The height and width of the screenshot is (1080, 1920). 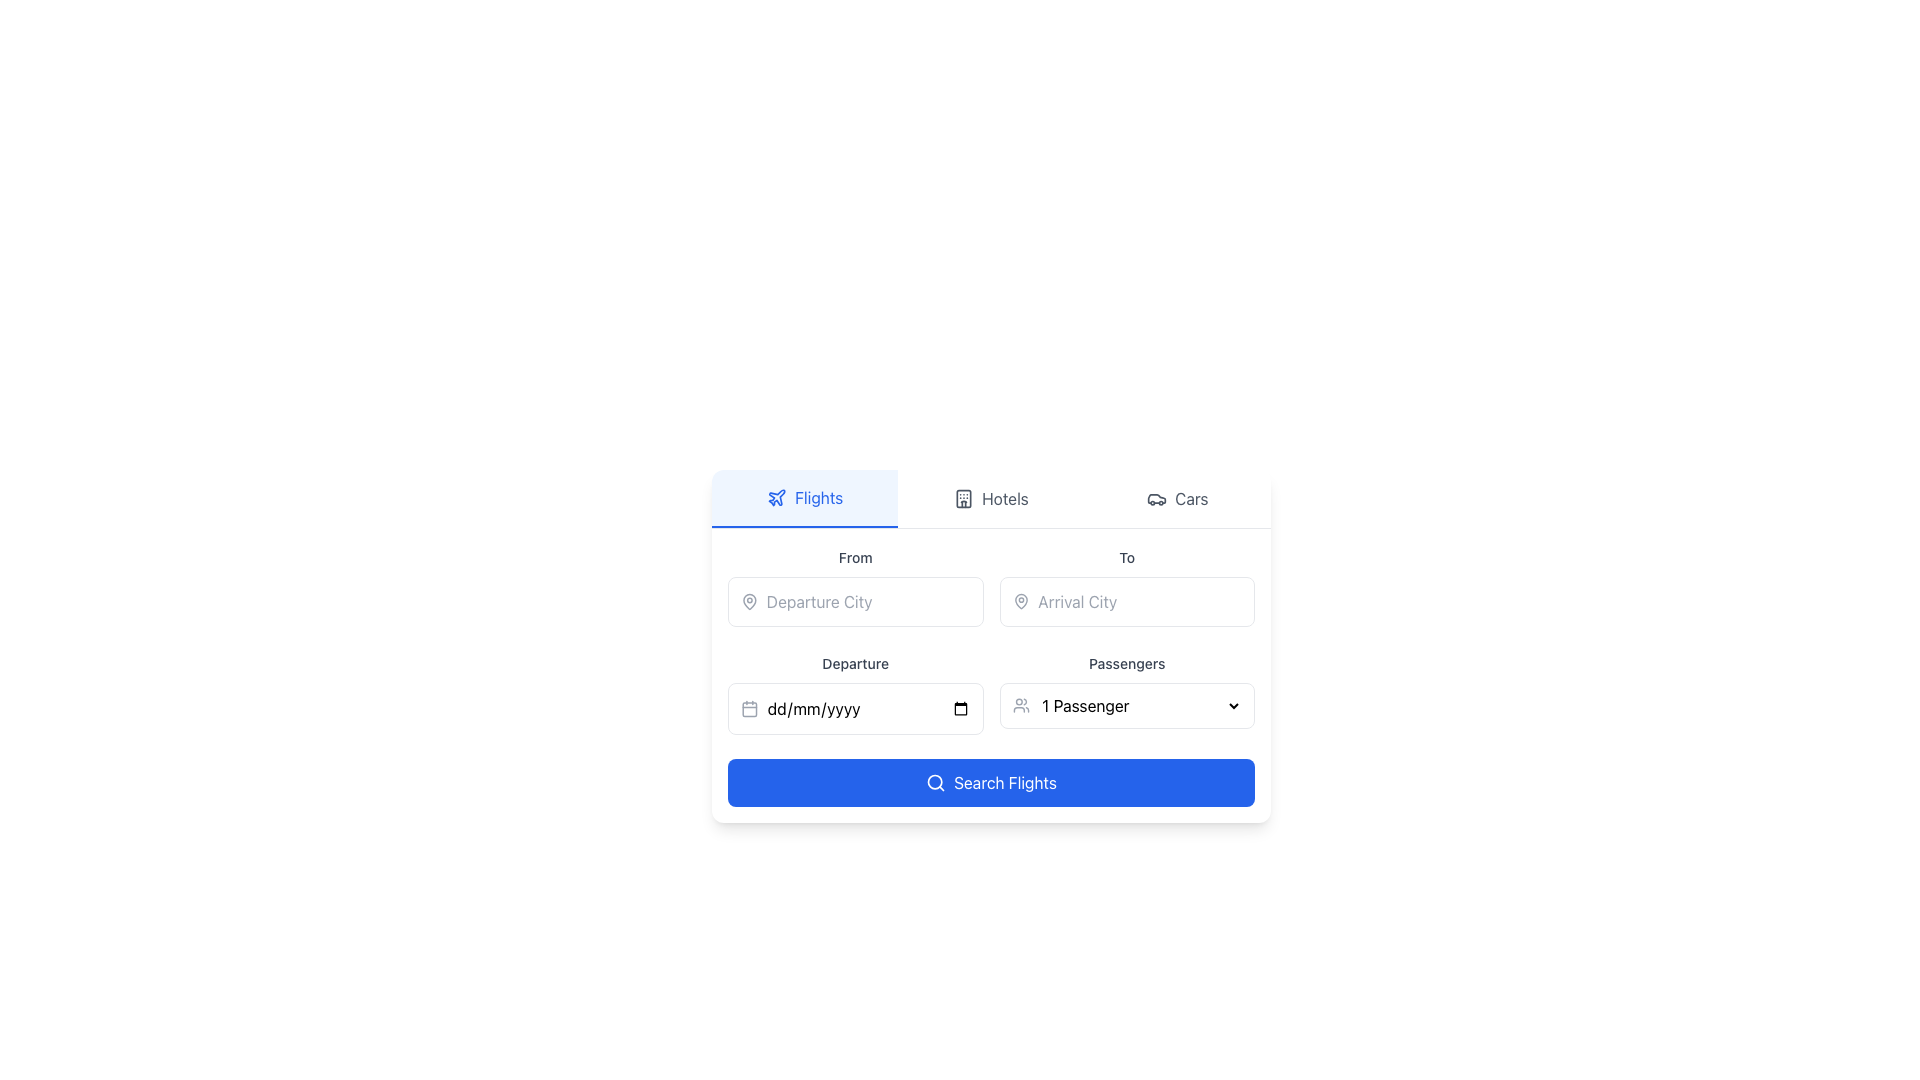 What do you see at coordinates (805, 497) in the screenshot?
I see `the 'Flights' tab` at bounding box center [805, 497].